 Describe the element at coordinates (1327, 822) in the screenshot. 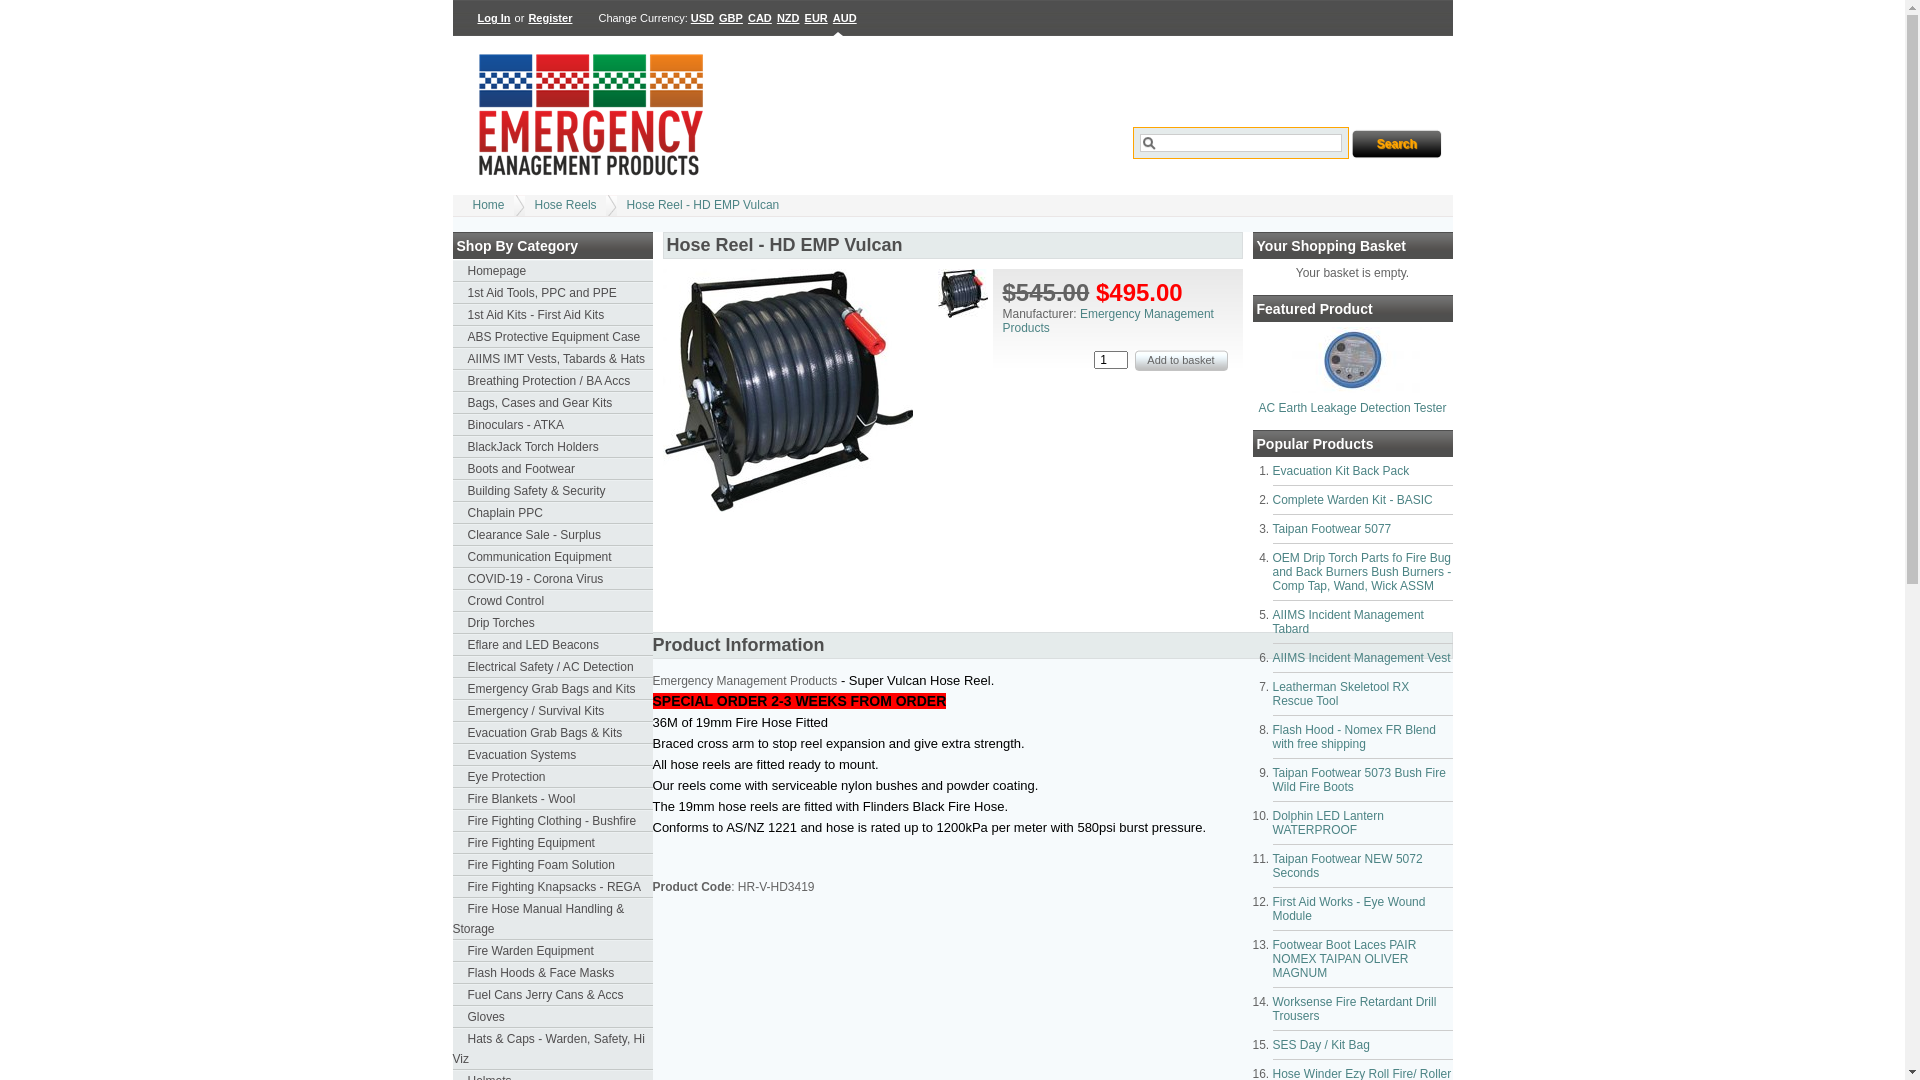

I see `'Dolphin LED Lantern WATERPROOF'` at that location.